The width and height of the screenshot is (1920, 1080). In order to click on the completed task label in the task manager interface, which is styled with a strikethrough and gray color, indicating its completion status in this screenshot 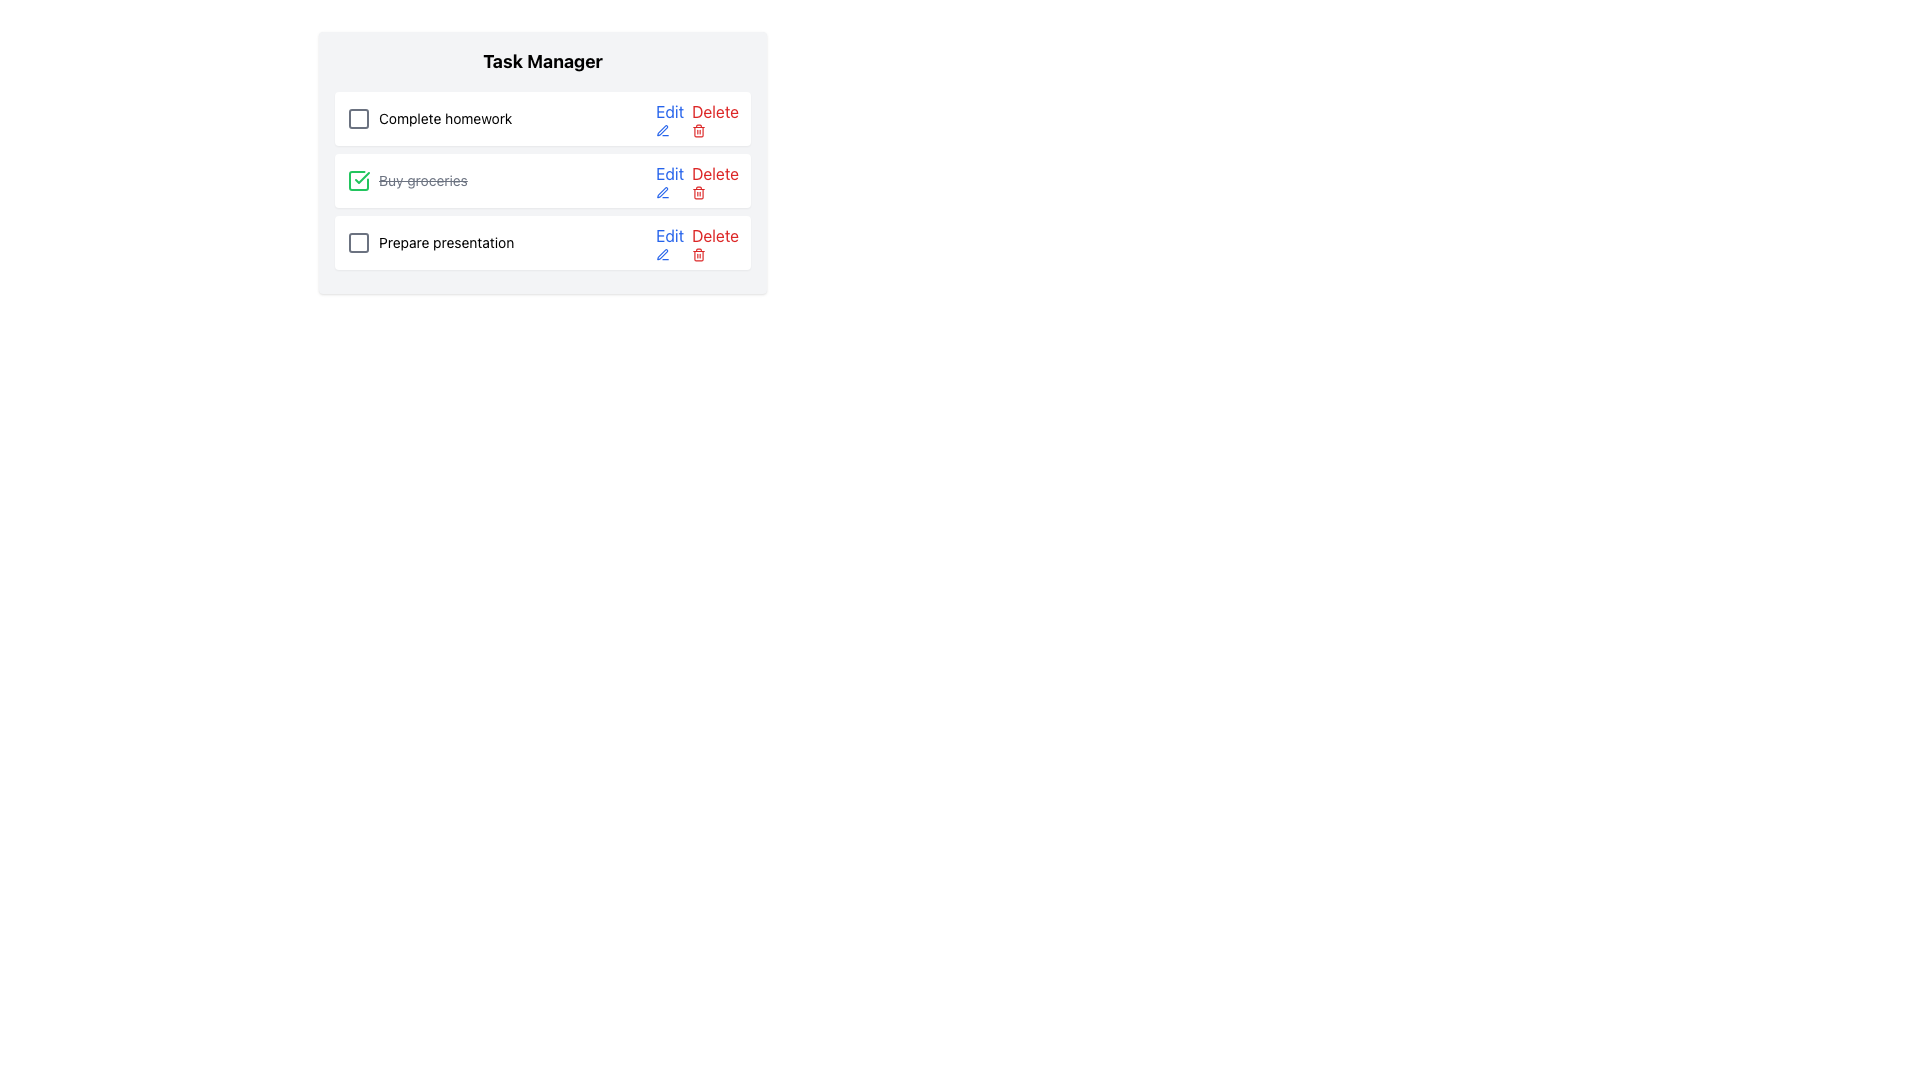, I will do `click(422, 181)`.